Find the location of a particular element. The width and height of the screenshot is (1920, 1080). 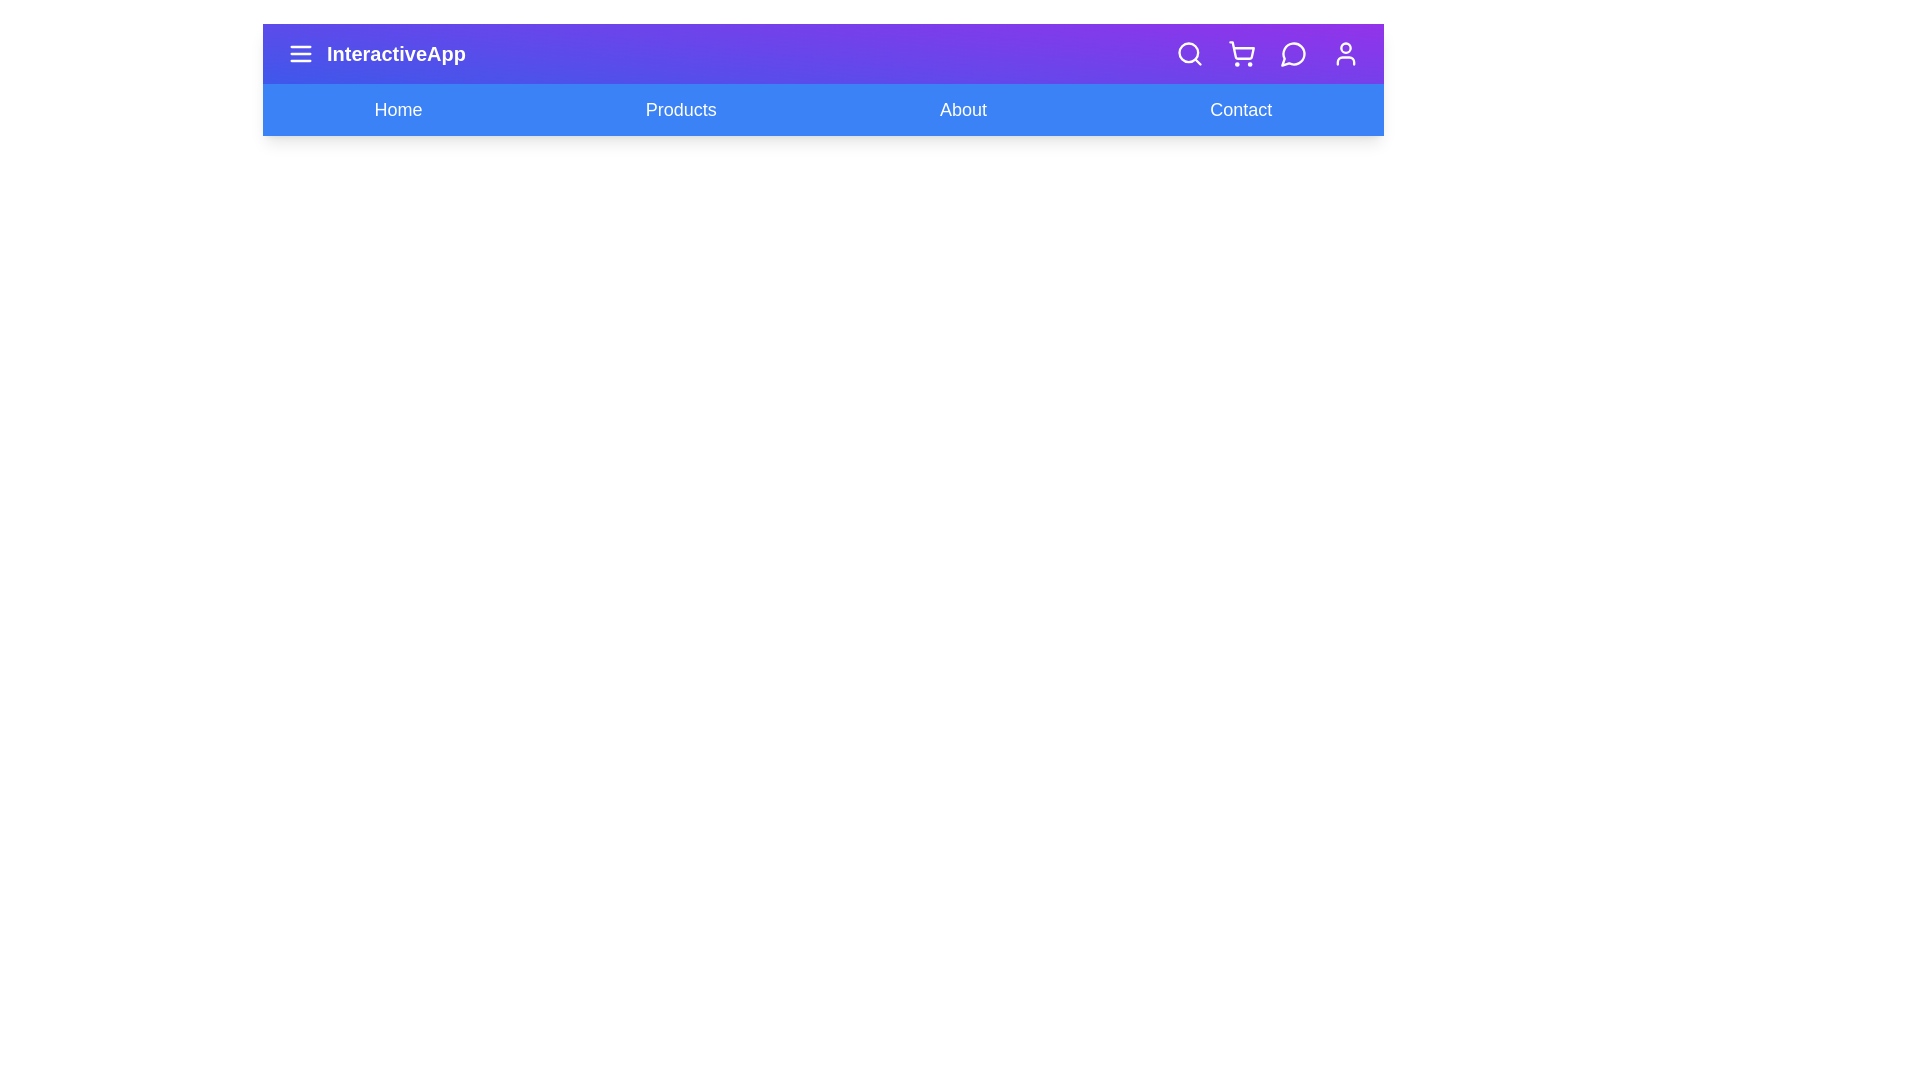

the specified icon button: user is located at coordinates (1345, 53).